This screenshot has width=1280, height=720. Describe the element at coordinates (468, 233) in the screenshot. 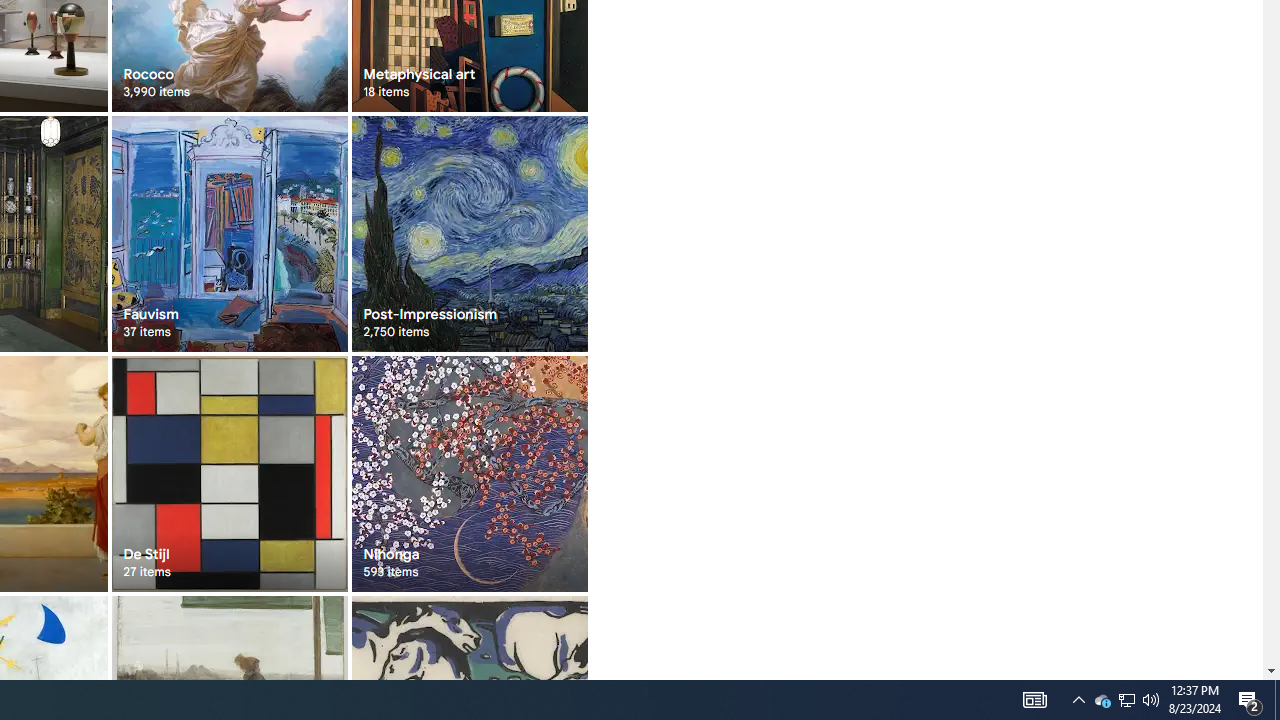

I see `'Post-Impressionism 2,750 items'` at that location.